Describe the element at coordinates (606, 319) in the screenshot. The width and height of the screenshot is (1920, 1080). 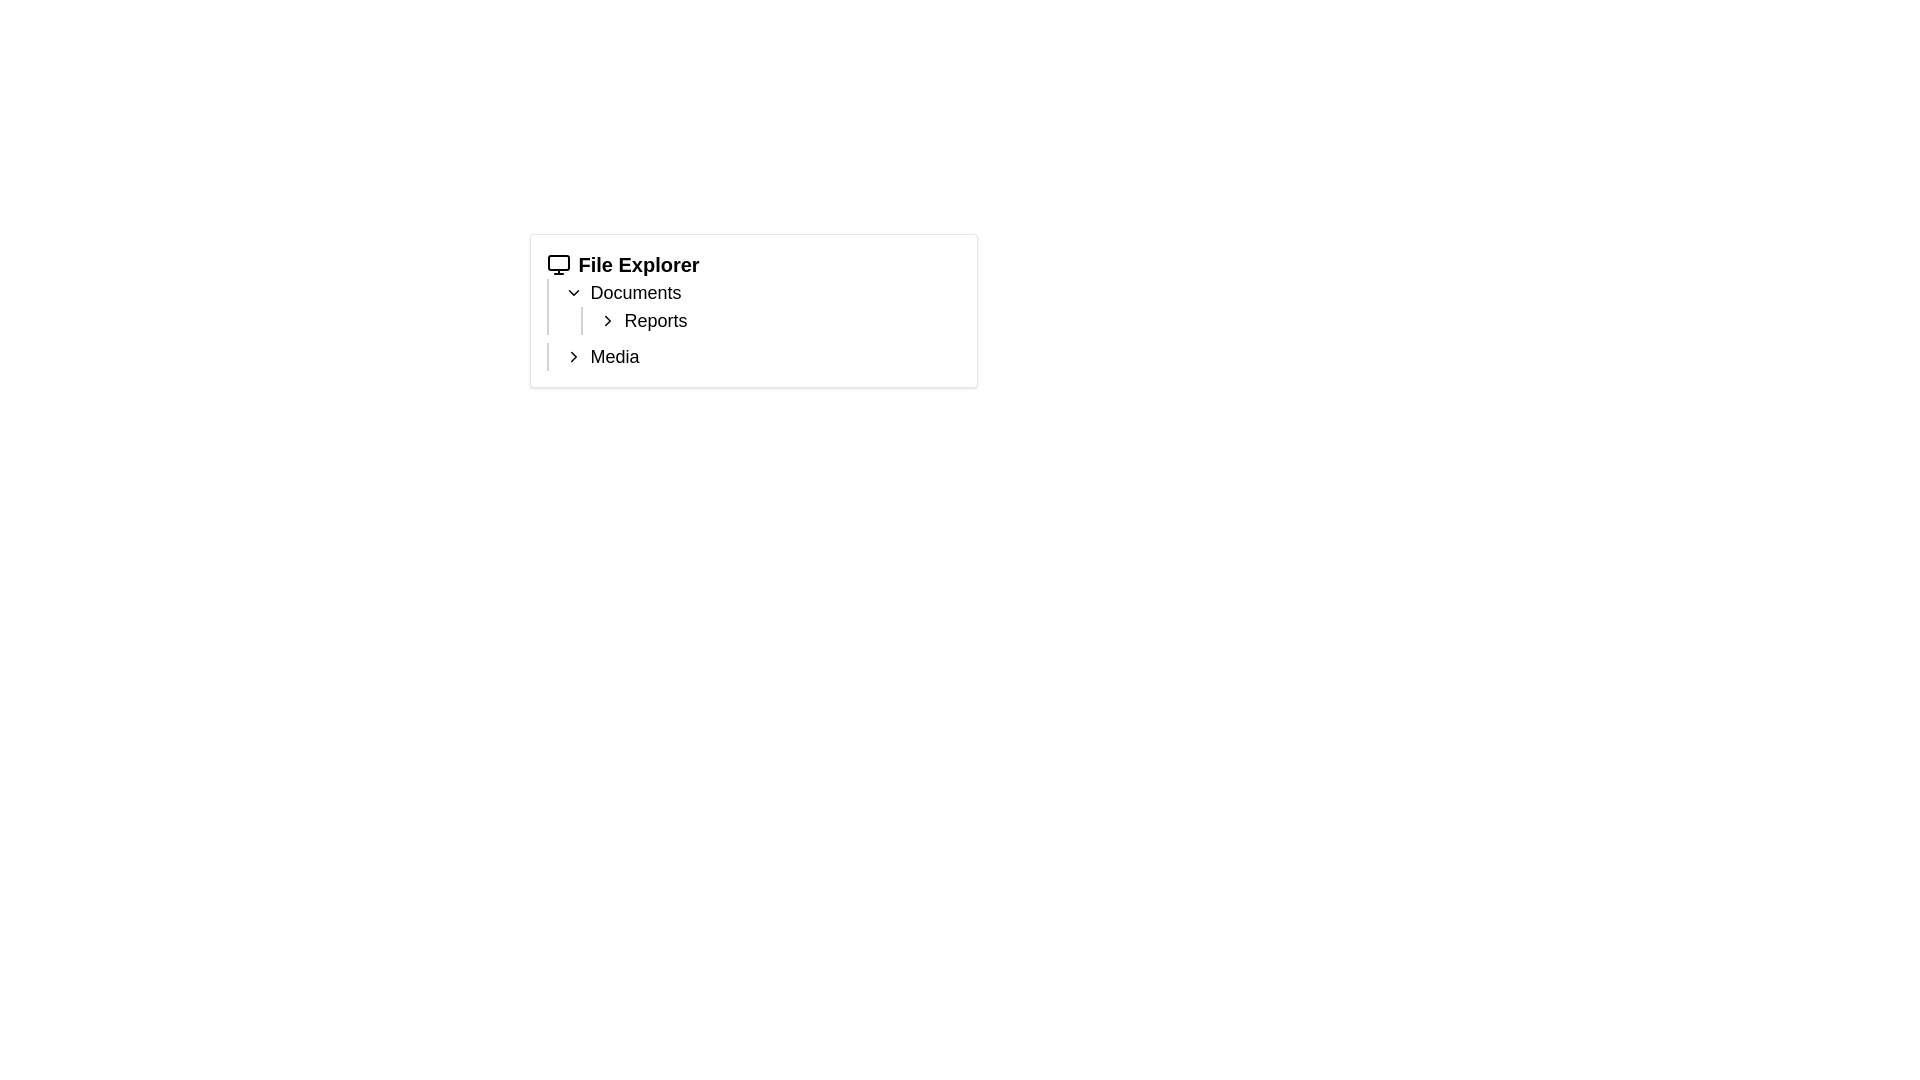
I see `the right-facing chevron icon in the 'Reports' row of the 'File Explorer' dropdown` at that location.